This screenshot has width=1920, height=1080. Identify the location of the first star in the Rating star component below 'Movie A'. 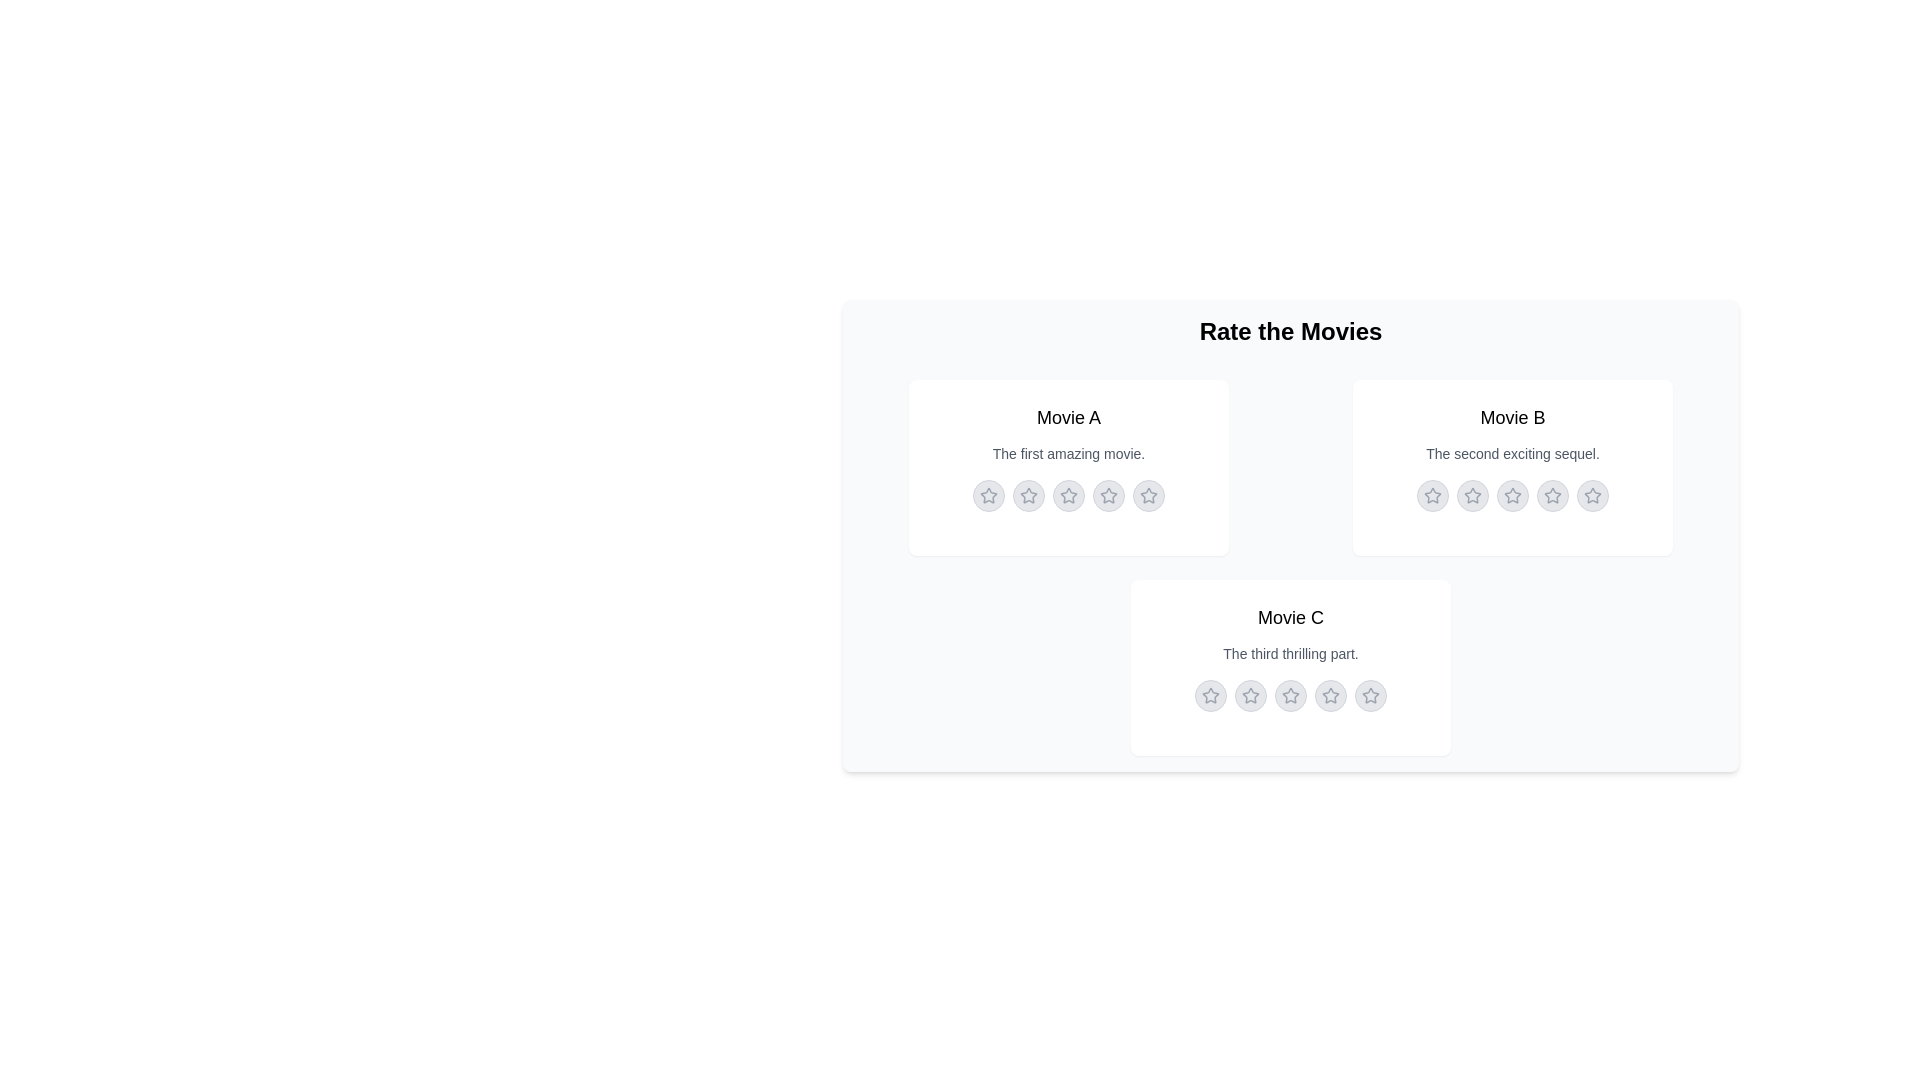
(988, 495).